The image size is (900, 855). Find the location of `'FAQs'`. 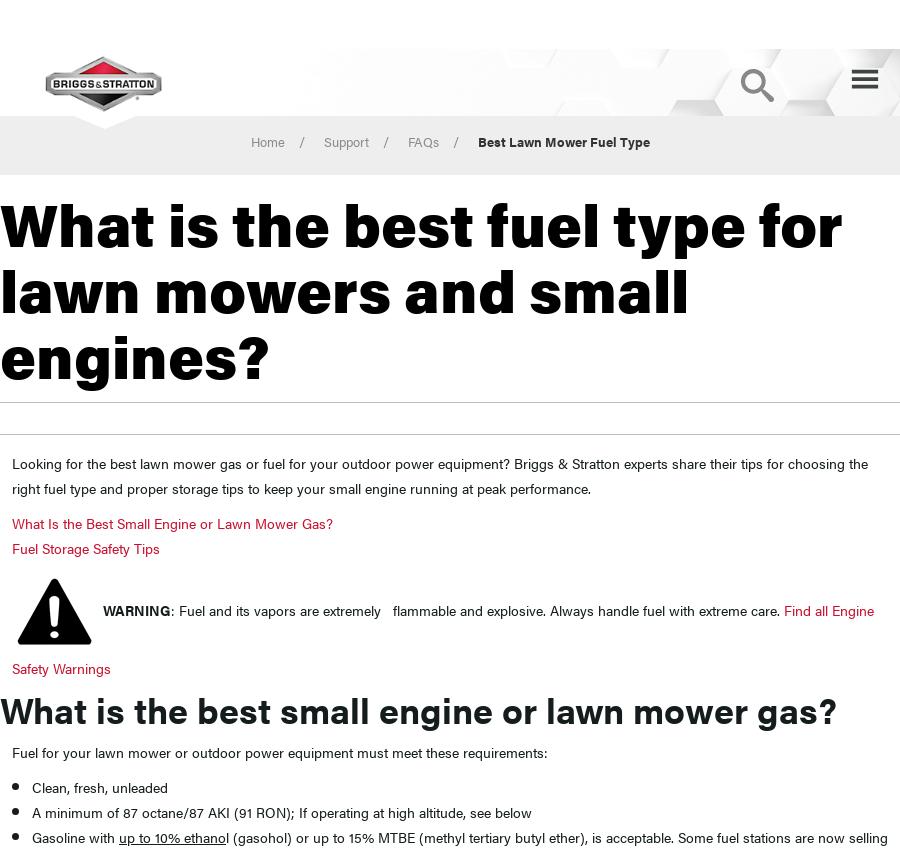

'FAQs' is located at coordinates (406, 141).